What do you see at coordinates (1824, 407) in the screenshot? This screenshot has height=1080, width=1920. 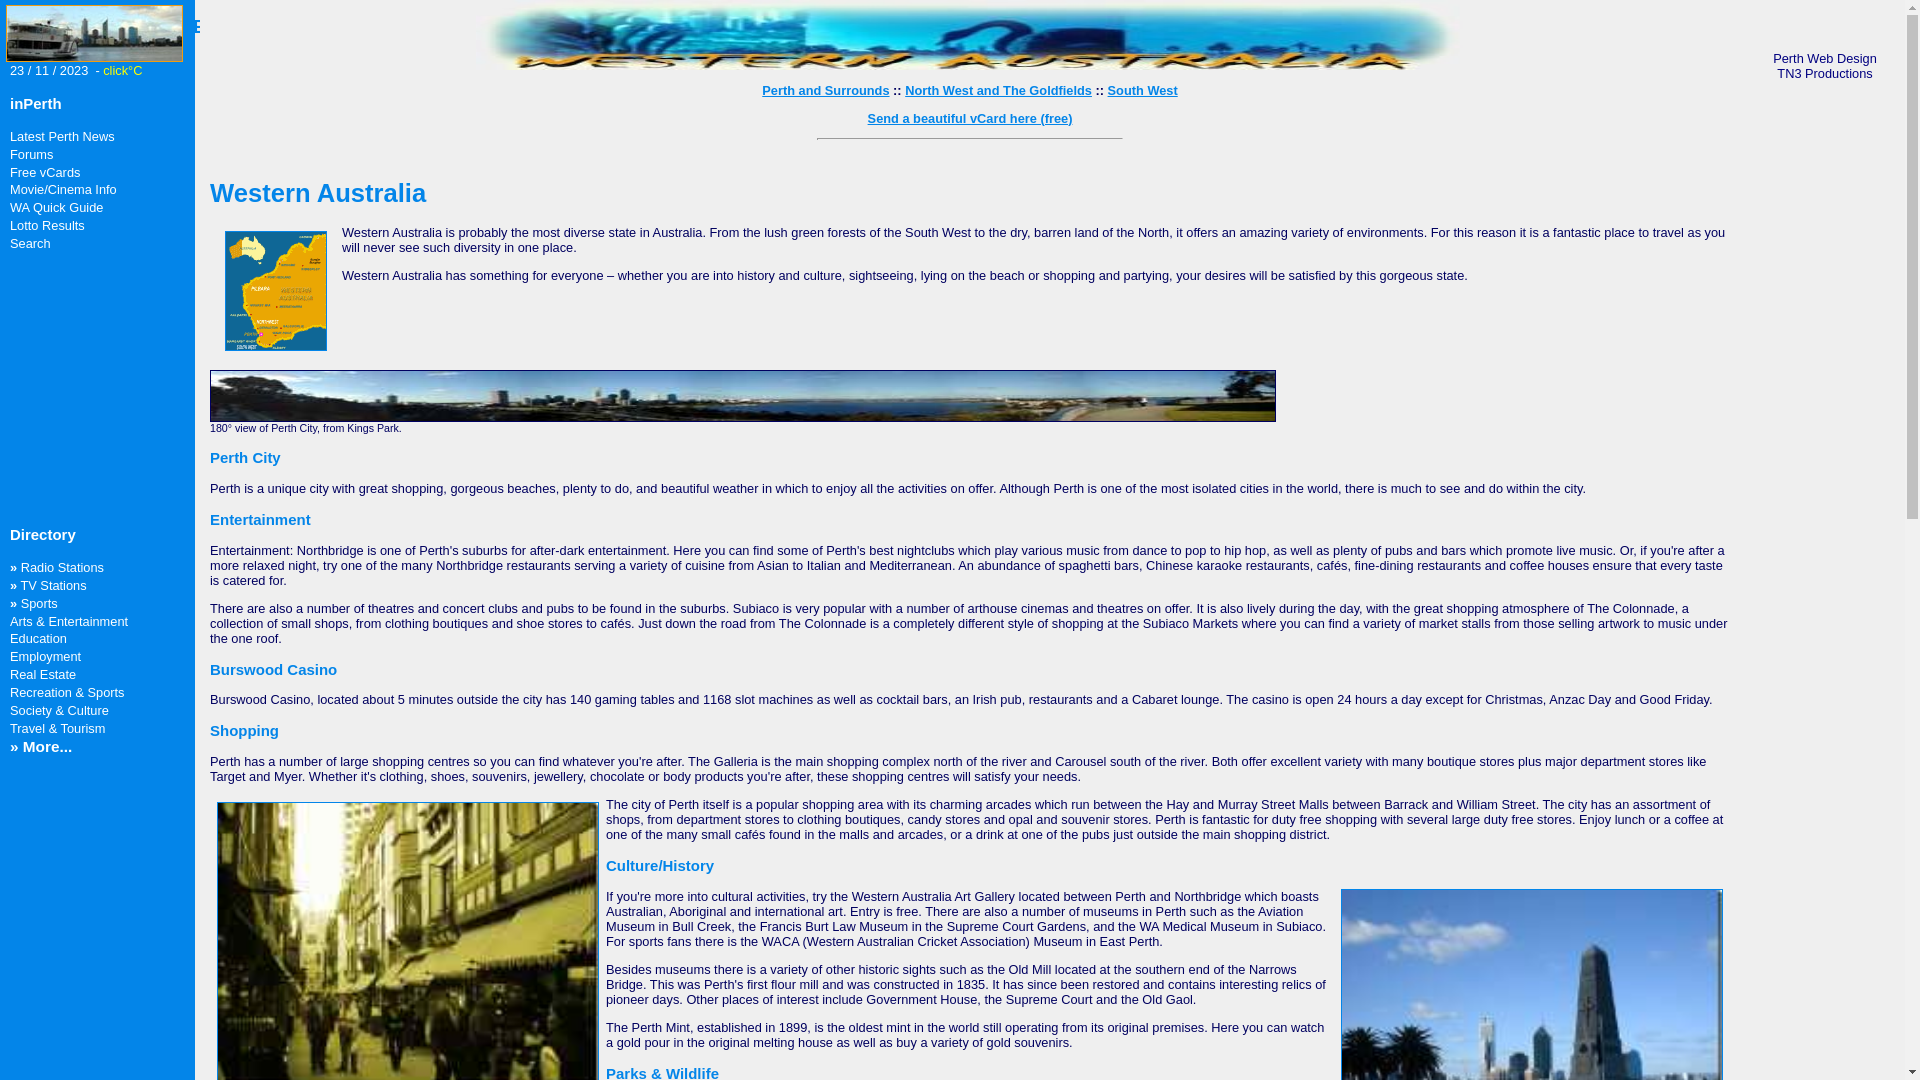 I see `'Advertisement'` at bounding box center [1824, 407].